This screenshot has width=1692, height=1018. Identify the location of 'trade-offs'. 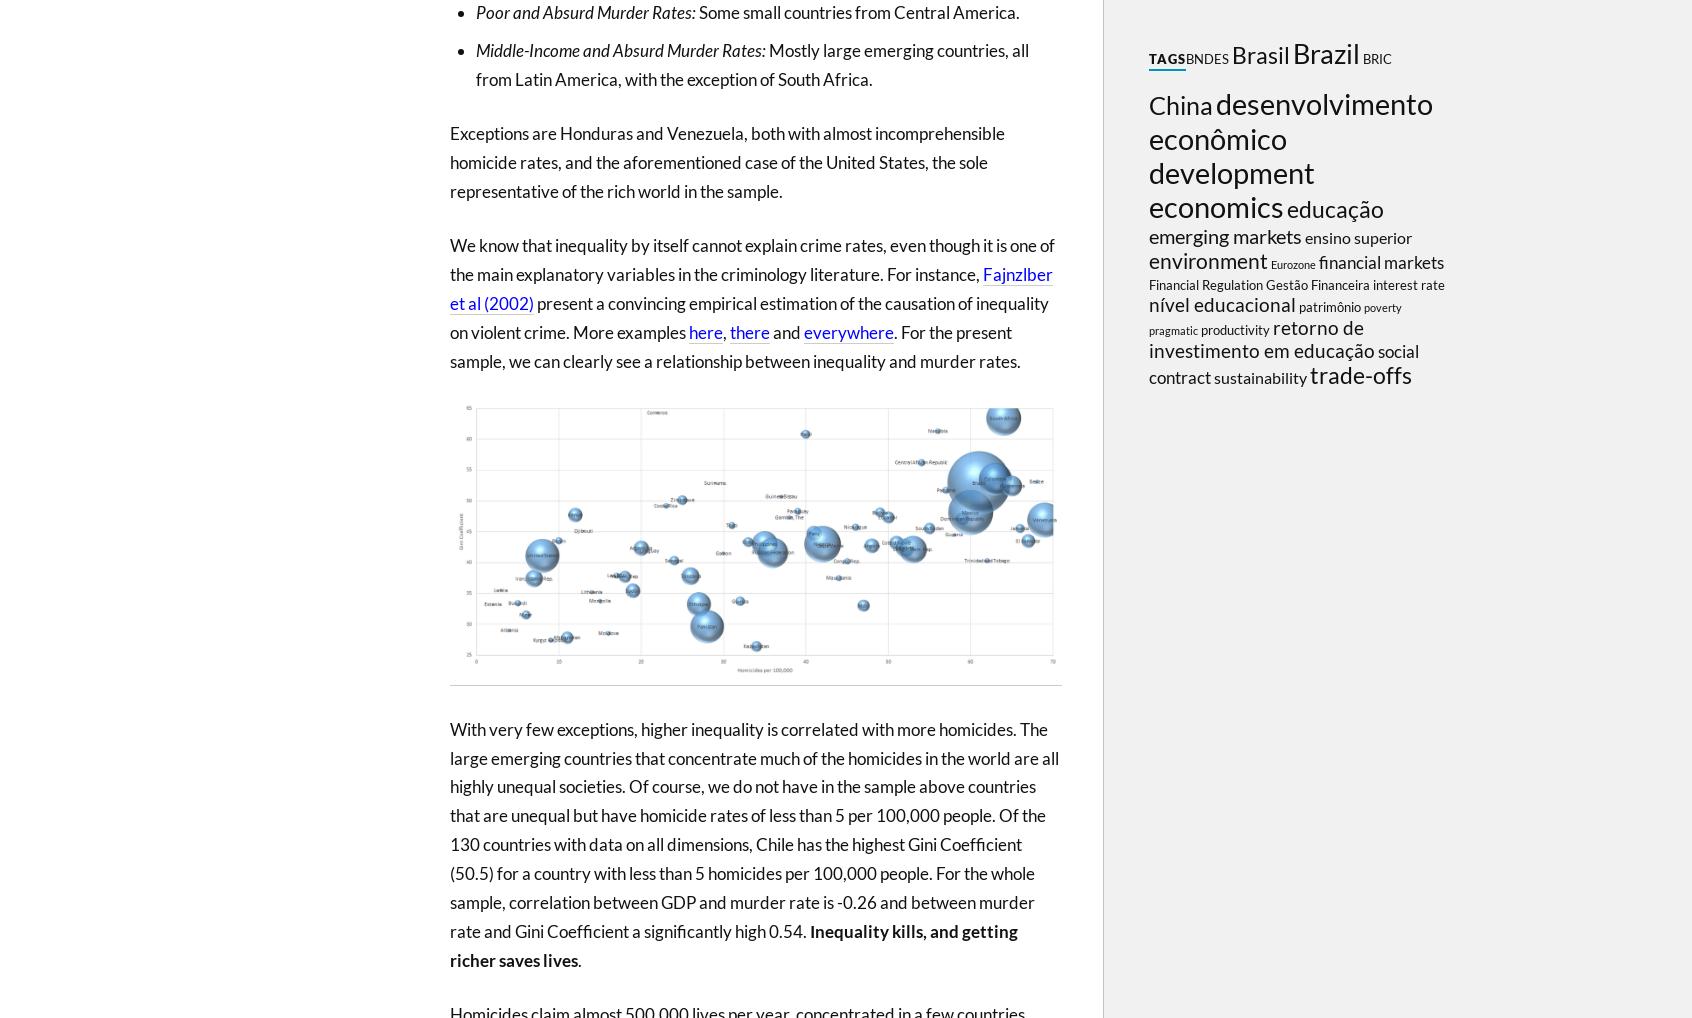
(1308, 375).